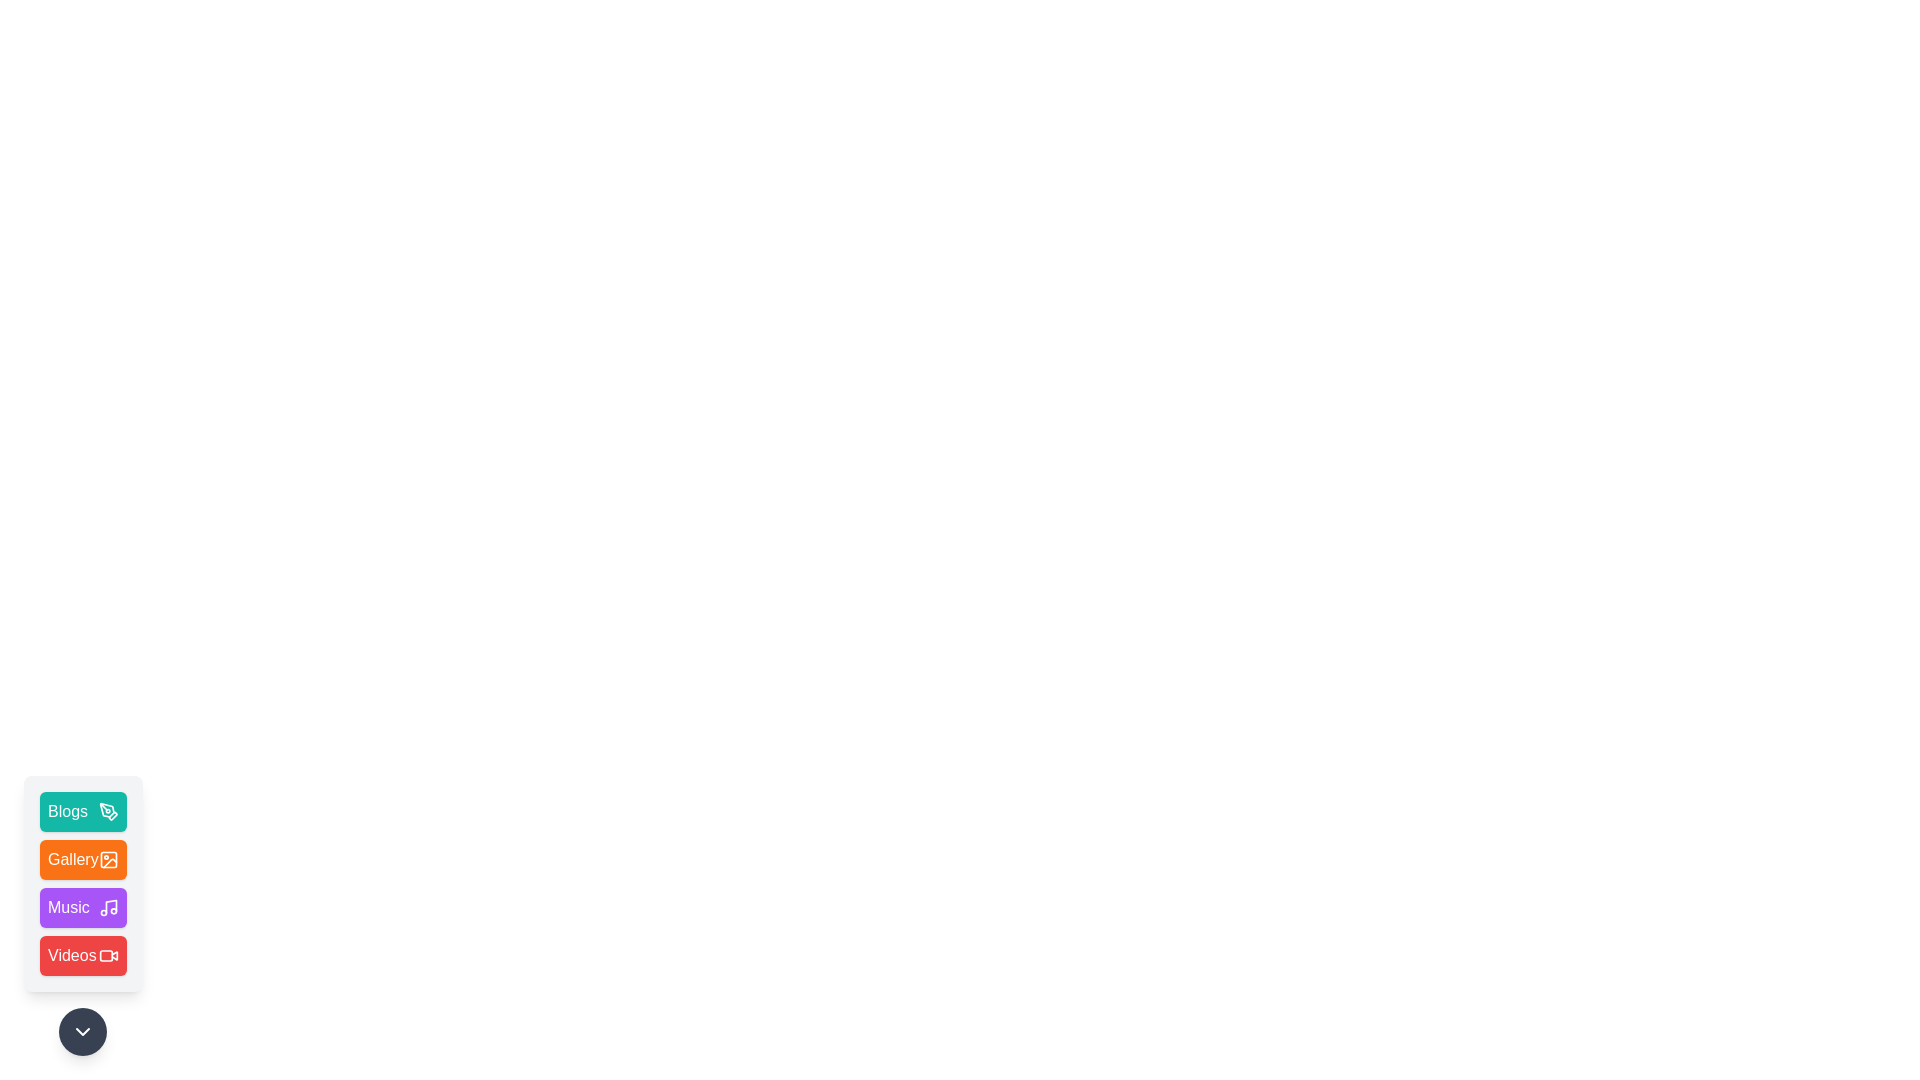 Image resolution: width=1920 pixels, height=1080 pixels. Describe the element at coordinates (82, 955) in the screenshot. I see `the Videos menu item to interact with it` at that location.